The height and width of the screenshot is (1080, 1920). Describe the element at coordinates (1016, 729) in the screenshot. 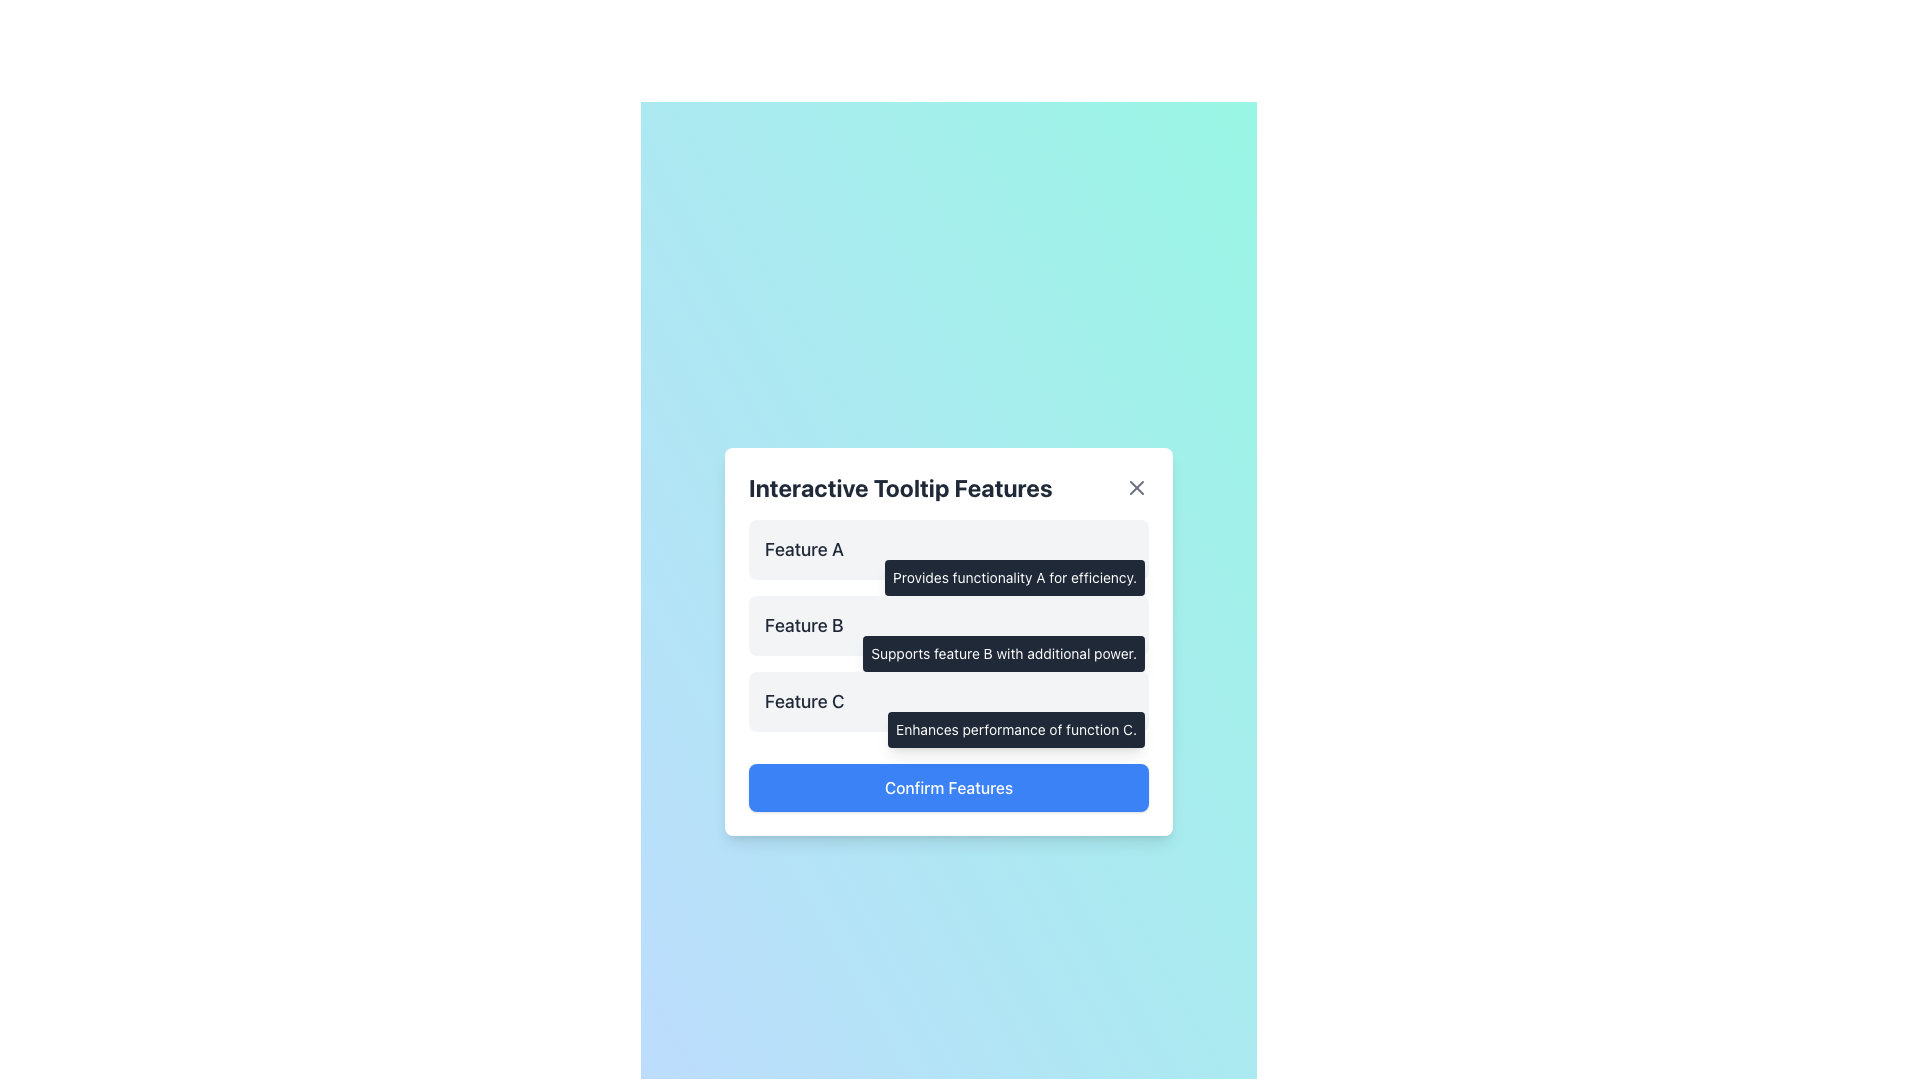

I see `the tooltip providing additional information about 'Feature C', located in the lower part of the interface` at that location.